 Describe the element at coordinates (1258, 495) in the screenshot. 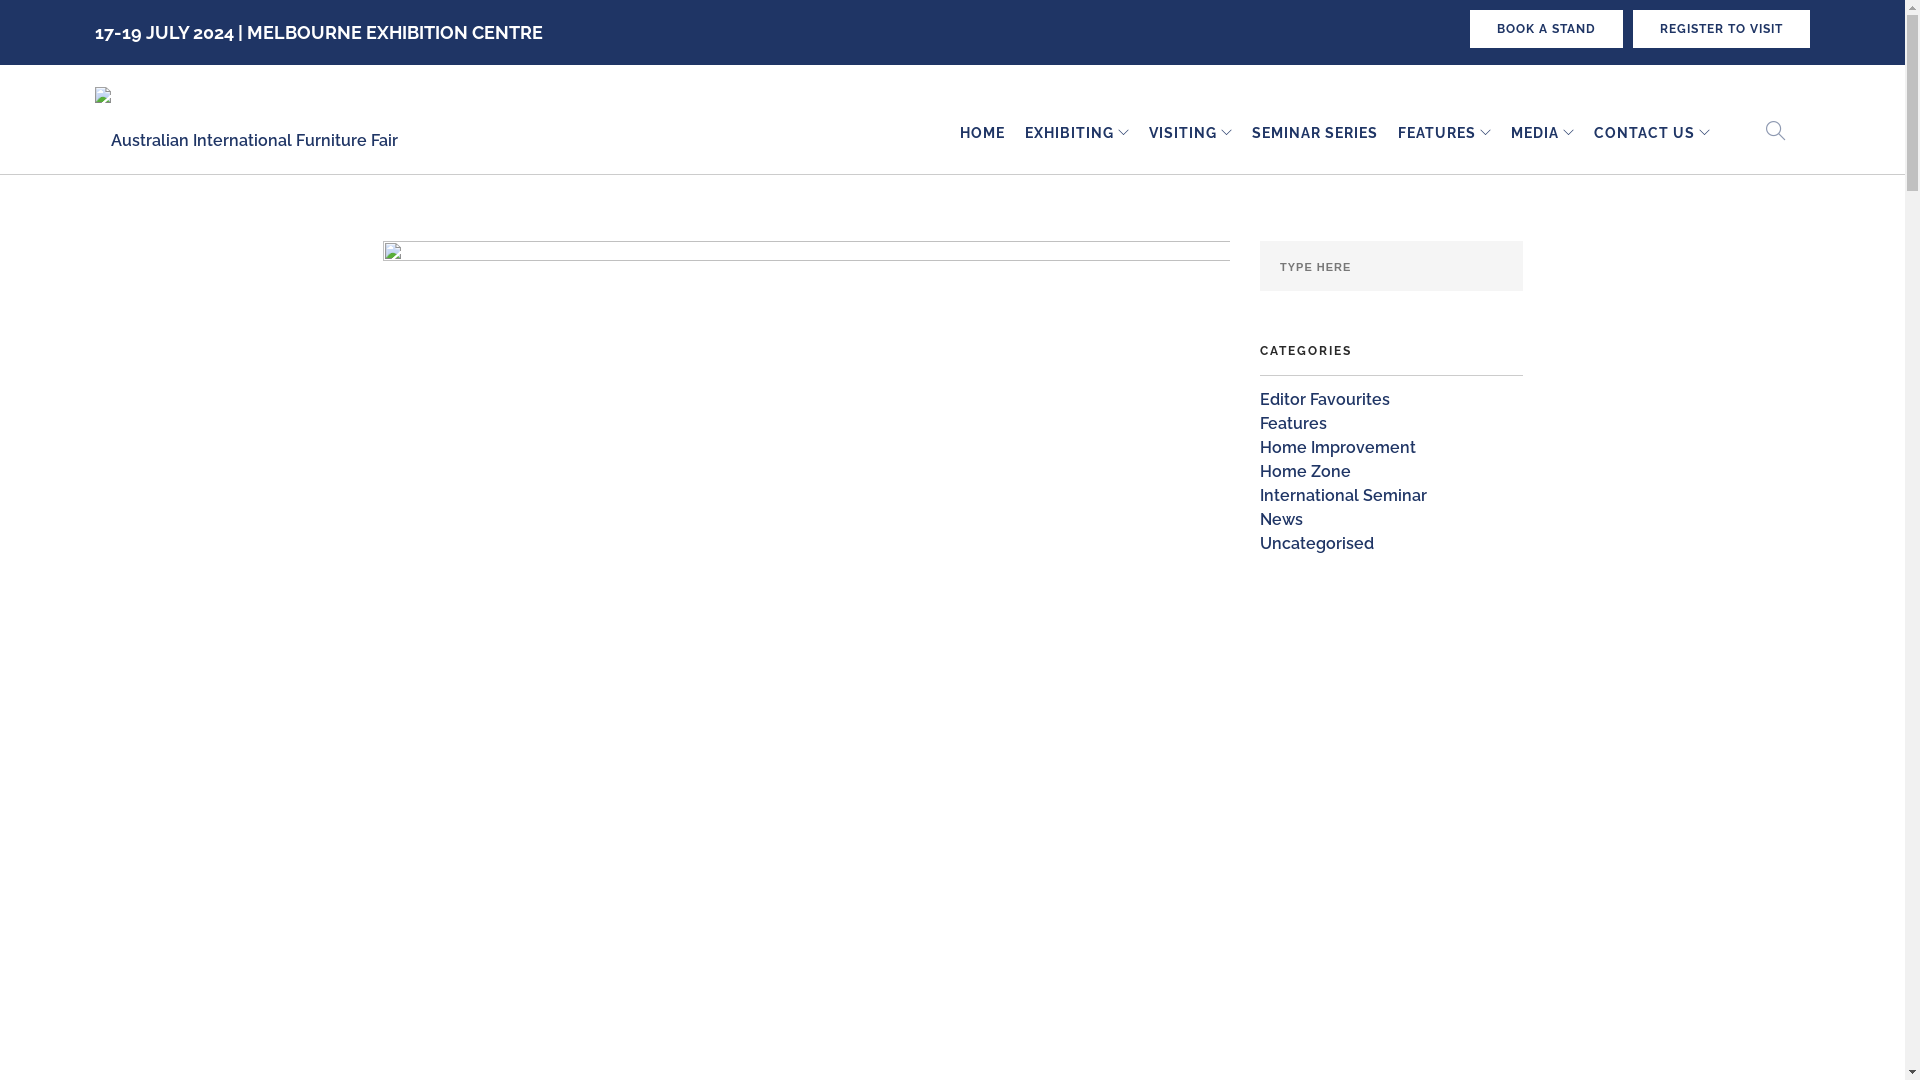

I see `'International Seminar'` at that location.